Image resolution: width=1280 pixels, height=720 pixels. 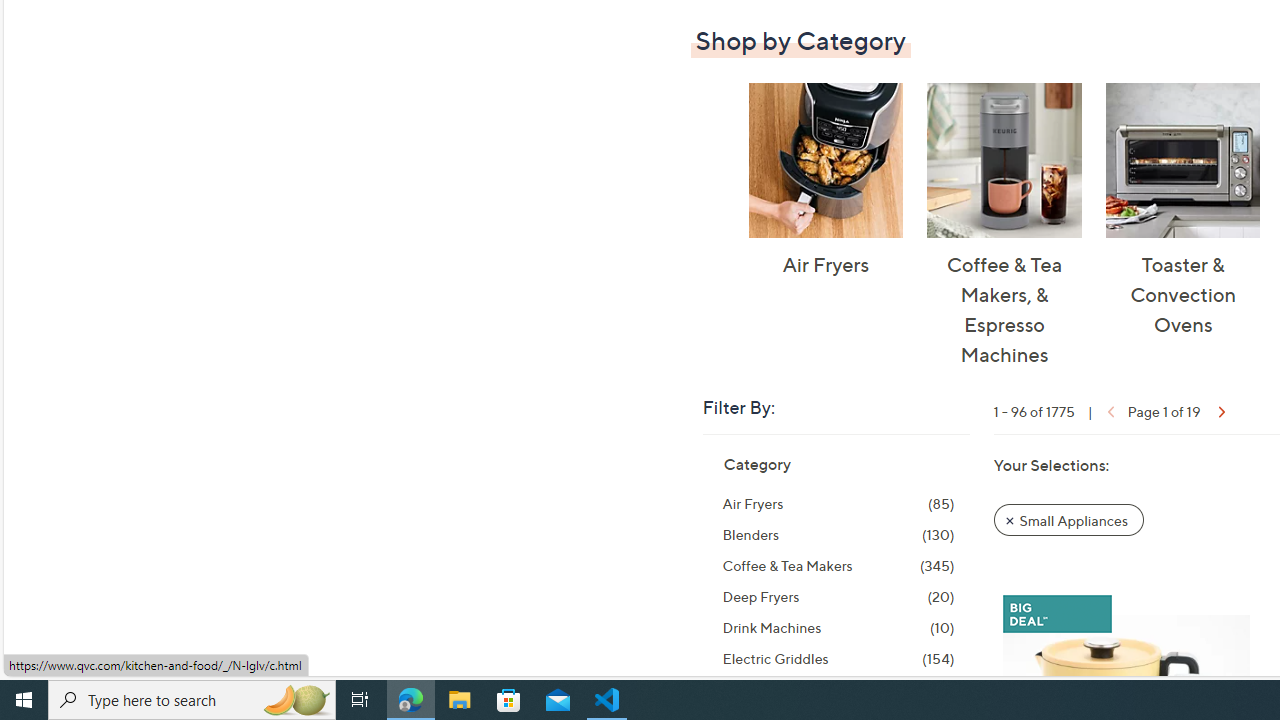 What do you see at coordinates (1182, 159) in the screenshot?
I see `'Toaster & Convection Ovens'` at bounding box center [1182, 159].